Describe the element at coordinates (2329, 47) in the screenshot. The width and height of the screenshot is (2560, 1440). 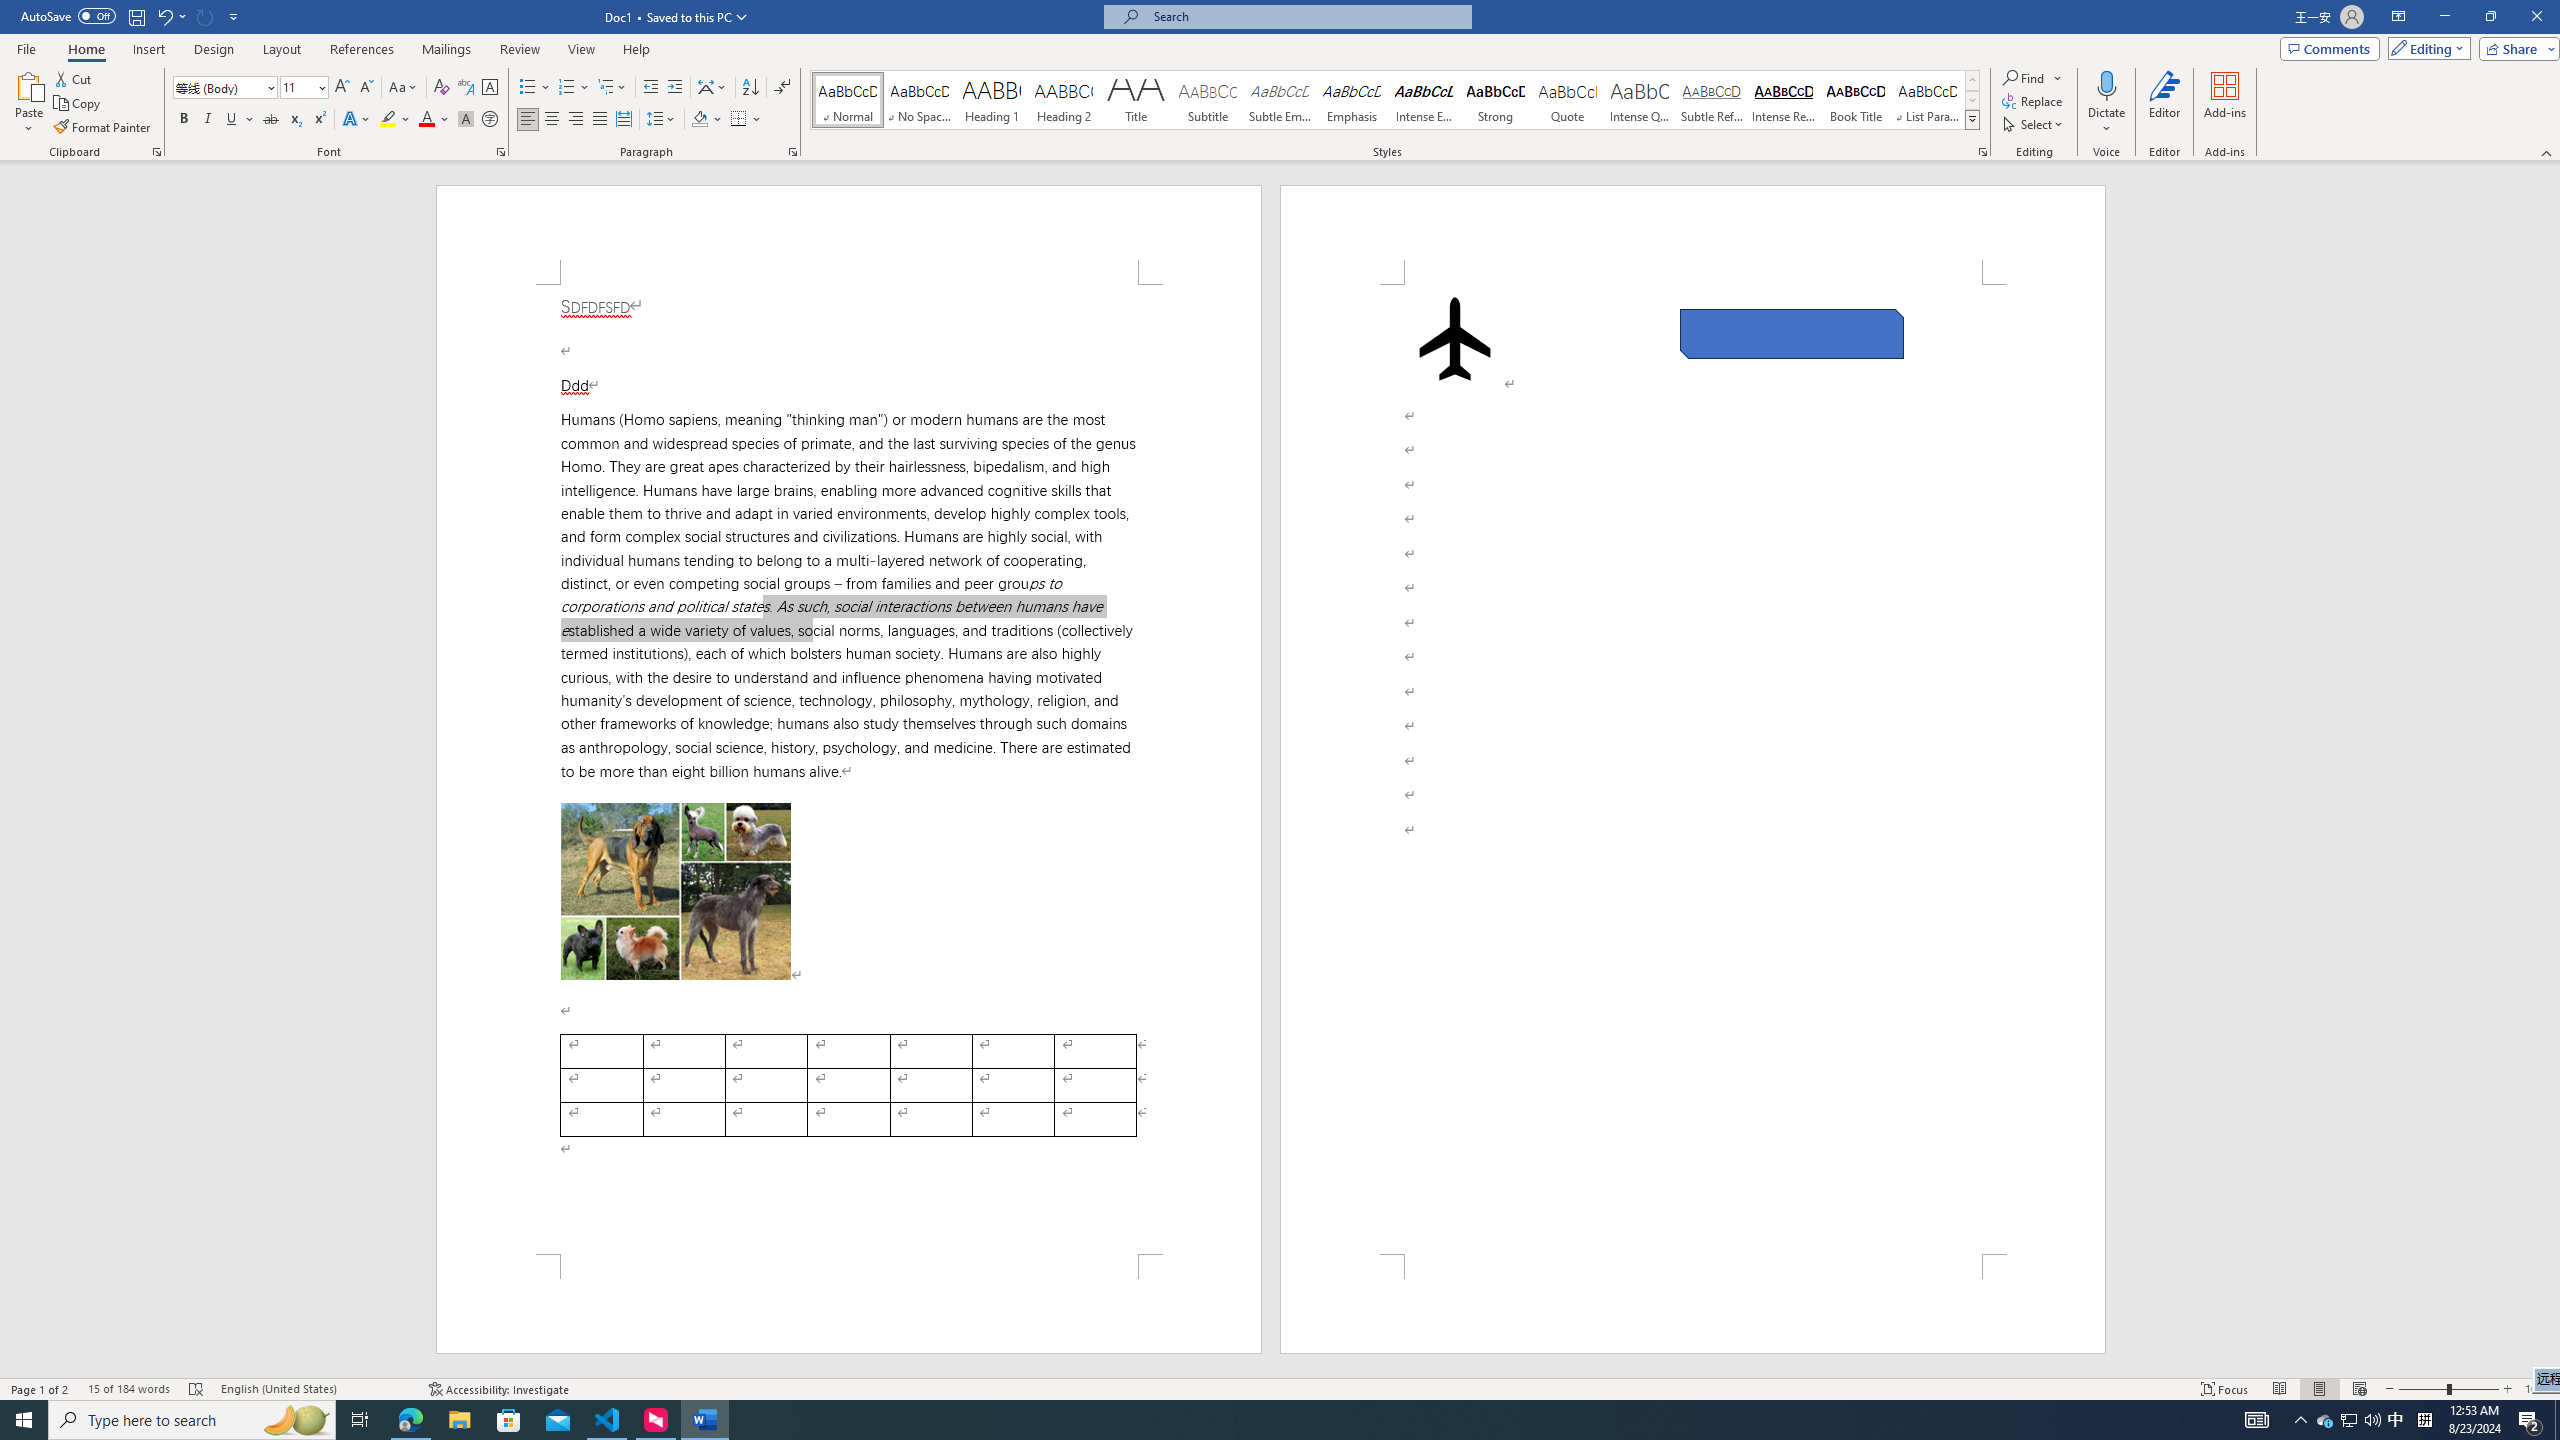
I see `'Comments'` at that location.